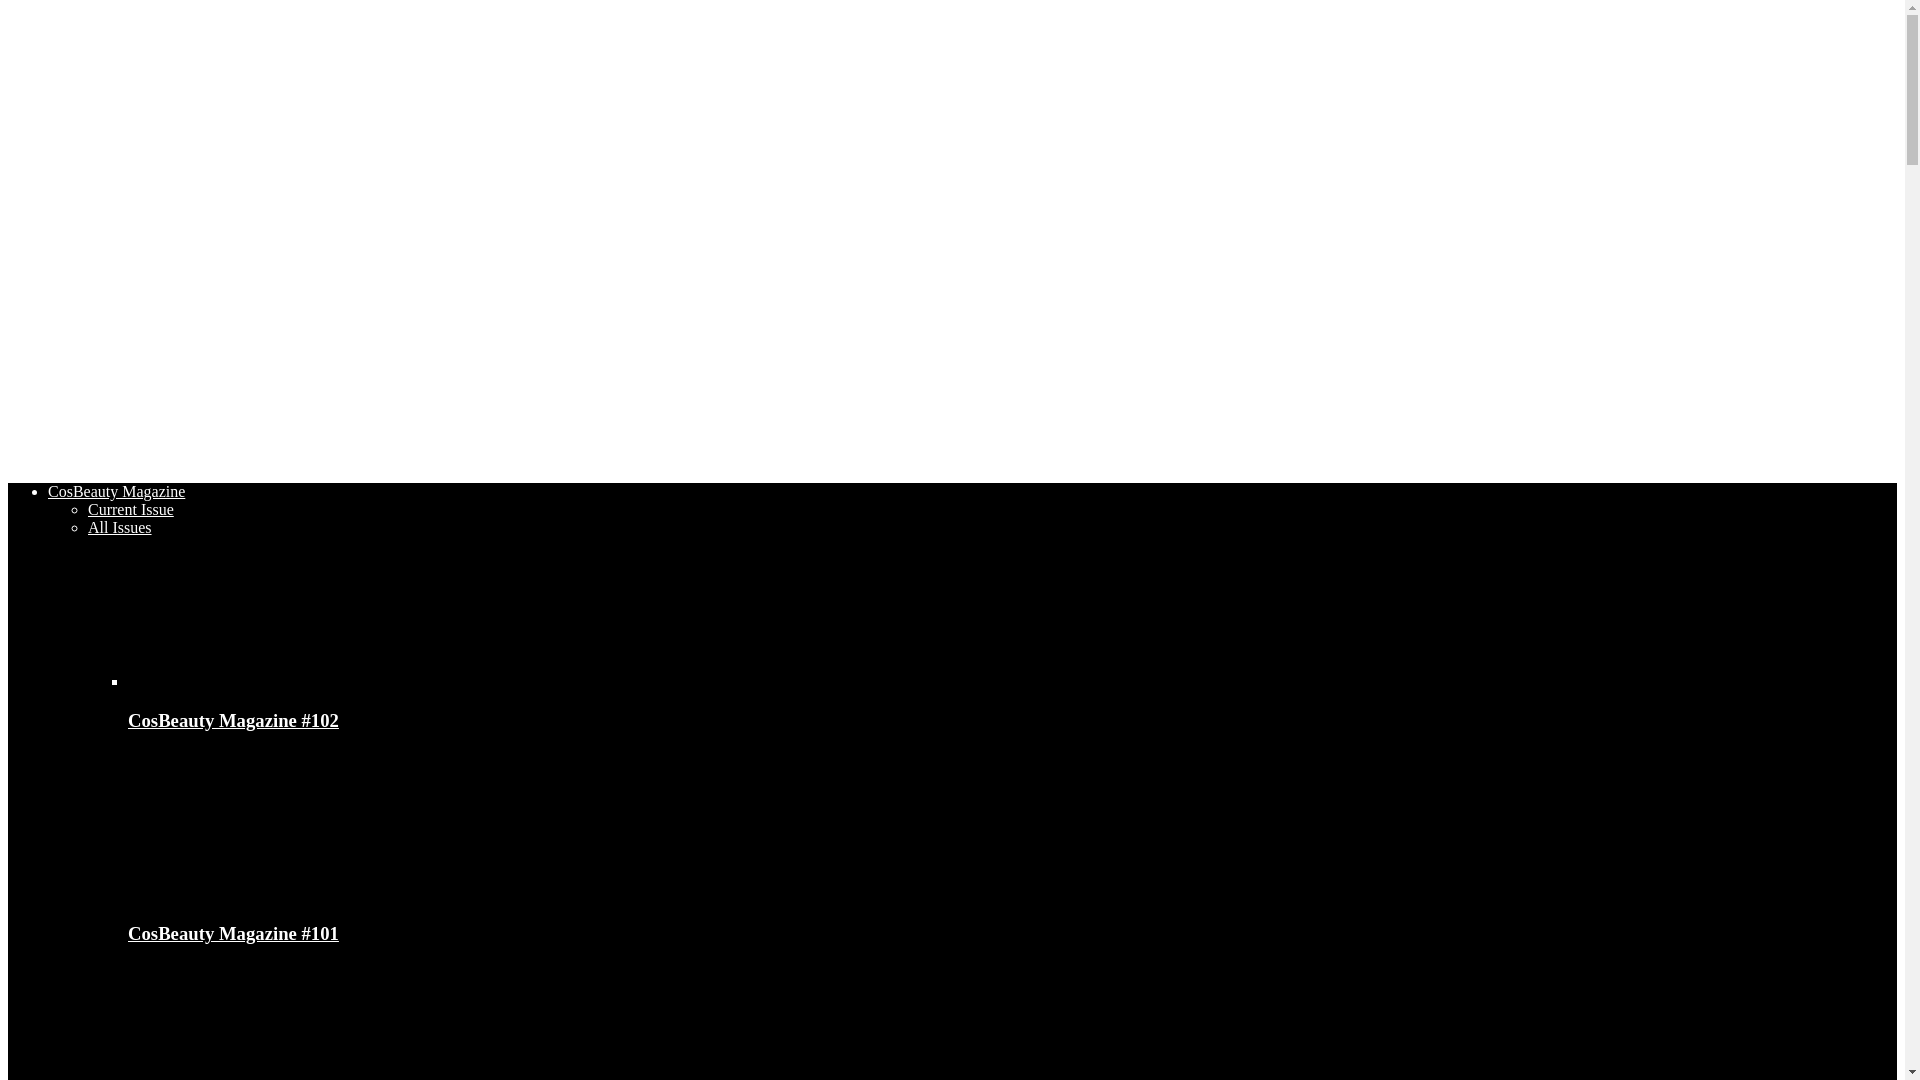  What do you see at coordinates (236, 611) in the screenshot?
I see `'CosBeauty Magazine #102'` at bounding box center [236, 611].